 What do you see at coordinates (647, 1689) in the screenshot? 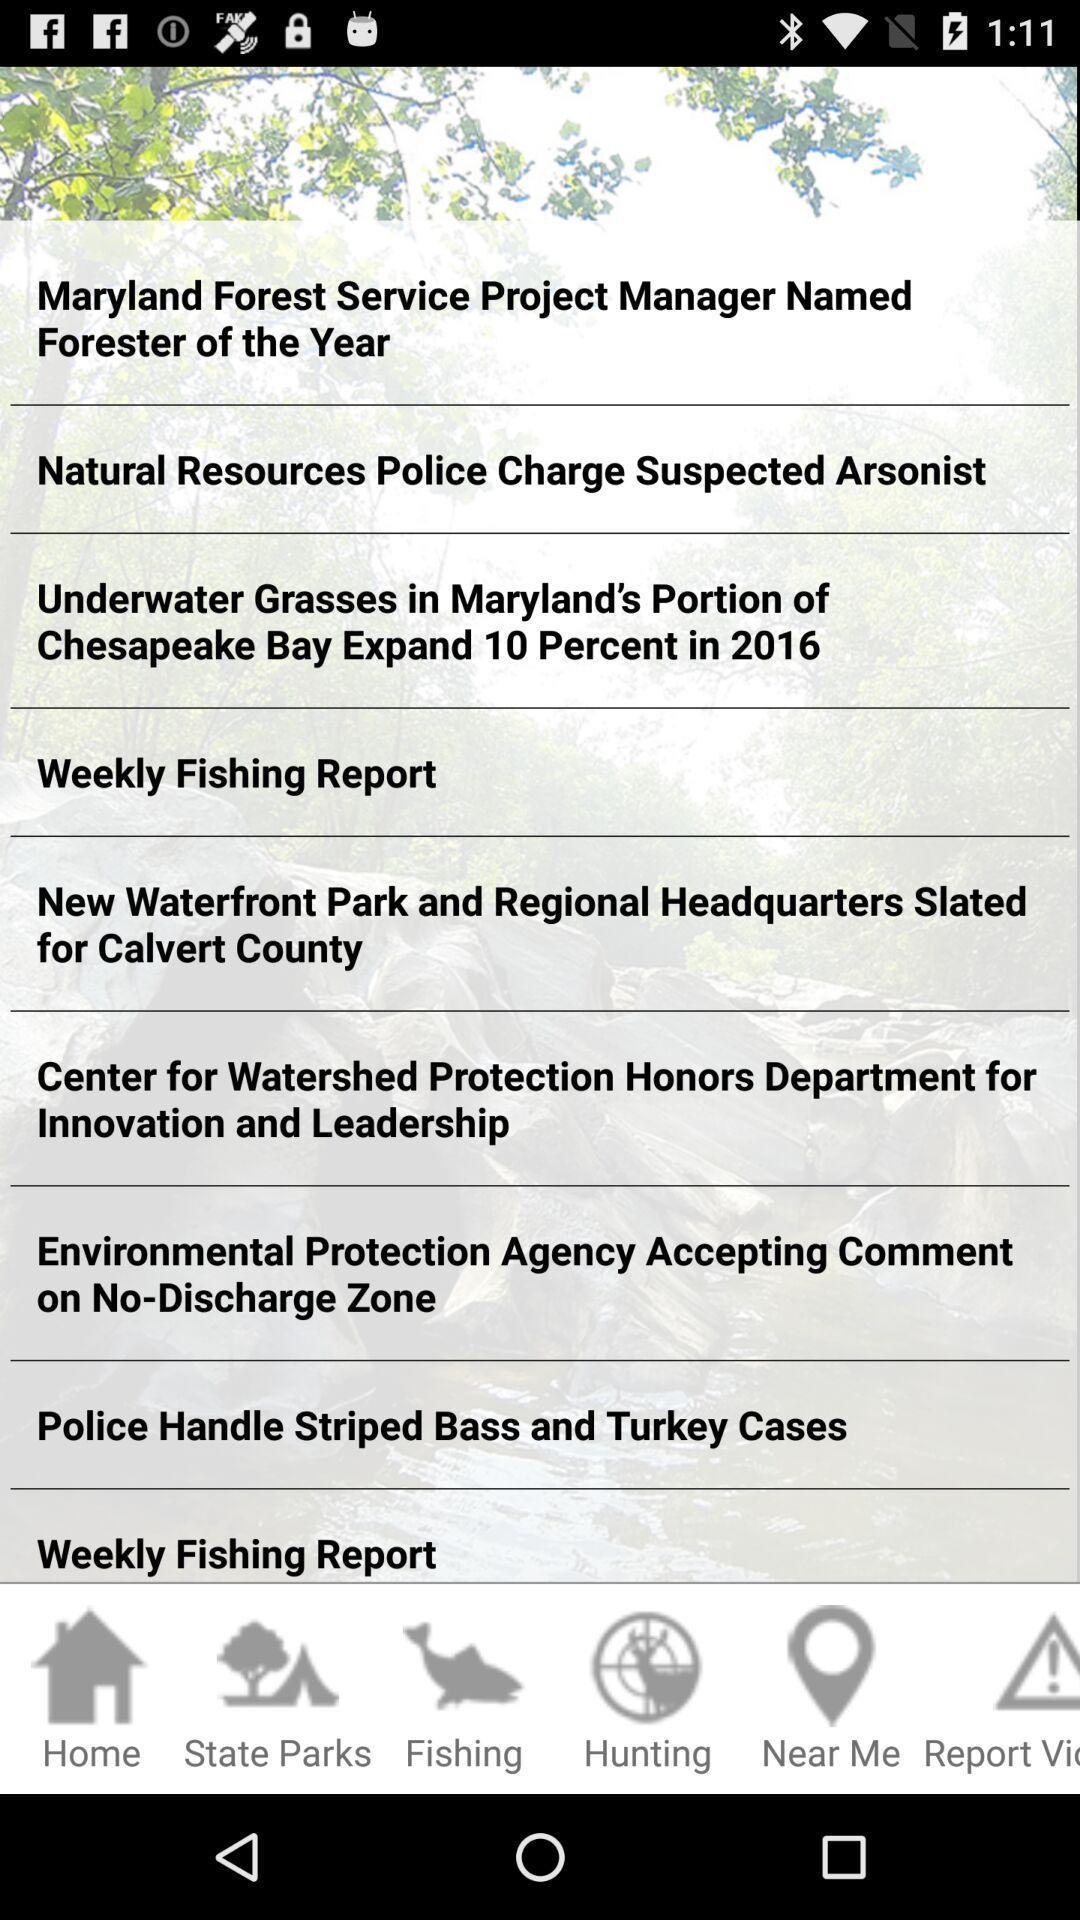
I see `app below weekly fishing report icon` at bounding box center [647, 1689].